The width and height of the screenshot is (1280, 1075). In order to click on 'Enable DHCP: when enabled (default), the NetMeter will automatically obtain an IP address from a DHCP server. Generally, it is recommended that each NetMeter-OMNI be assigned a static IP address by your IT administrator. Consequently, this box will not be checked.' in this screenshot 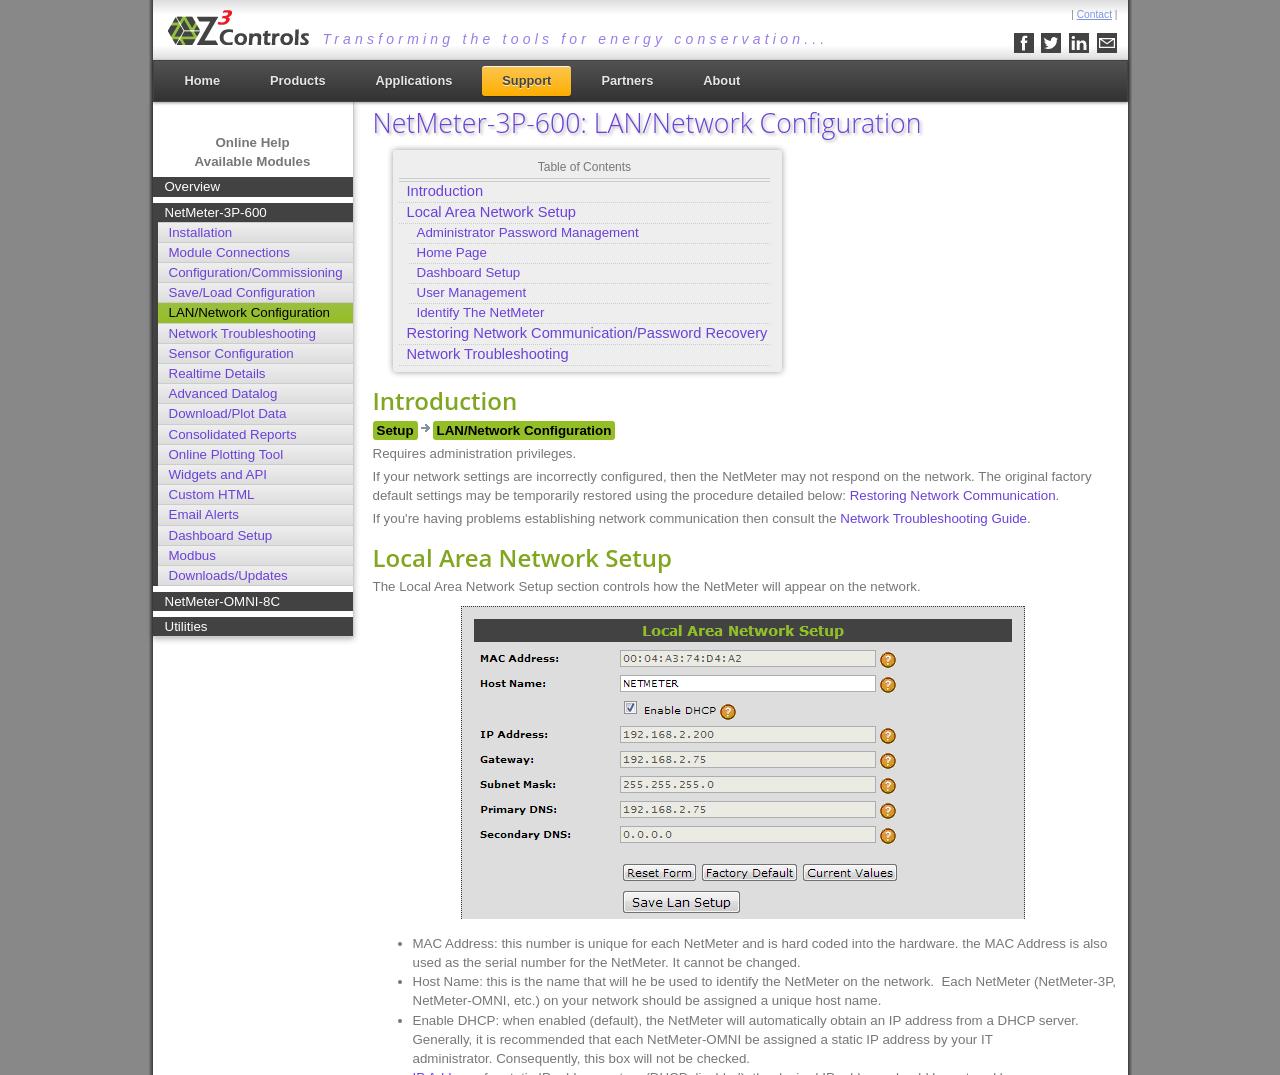, I will do `click(743, 1038)`.